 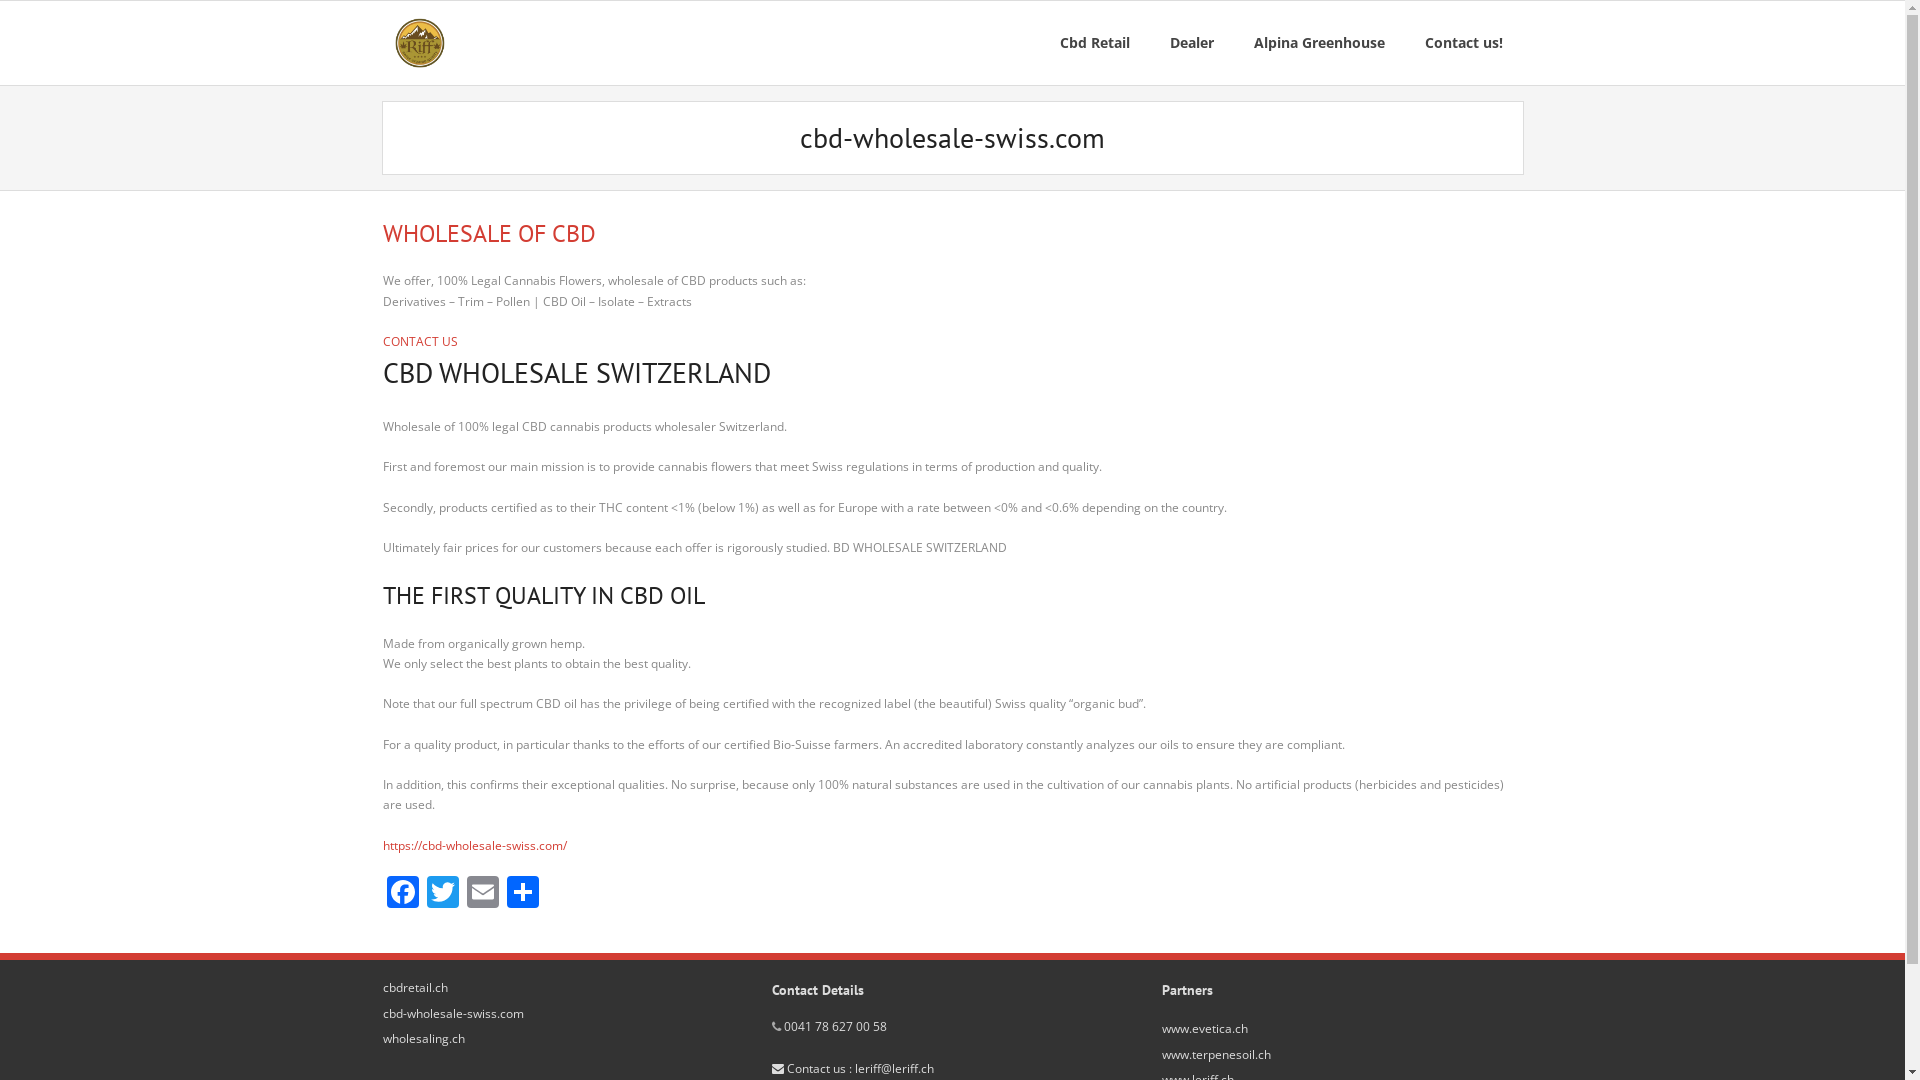 What do you see at coordinates (522, 893) in the screenshot?
I see `'Share'` at bounding box center [522, 893].